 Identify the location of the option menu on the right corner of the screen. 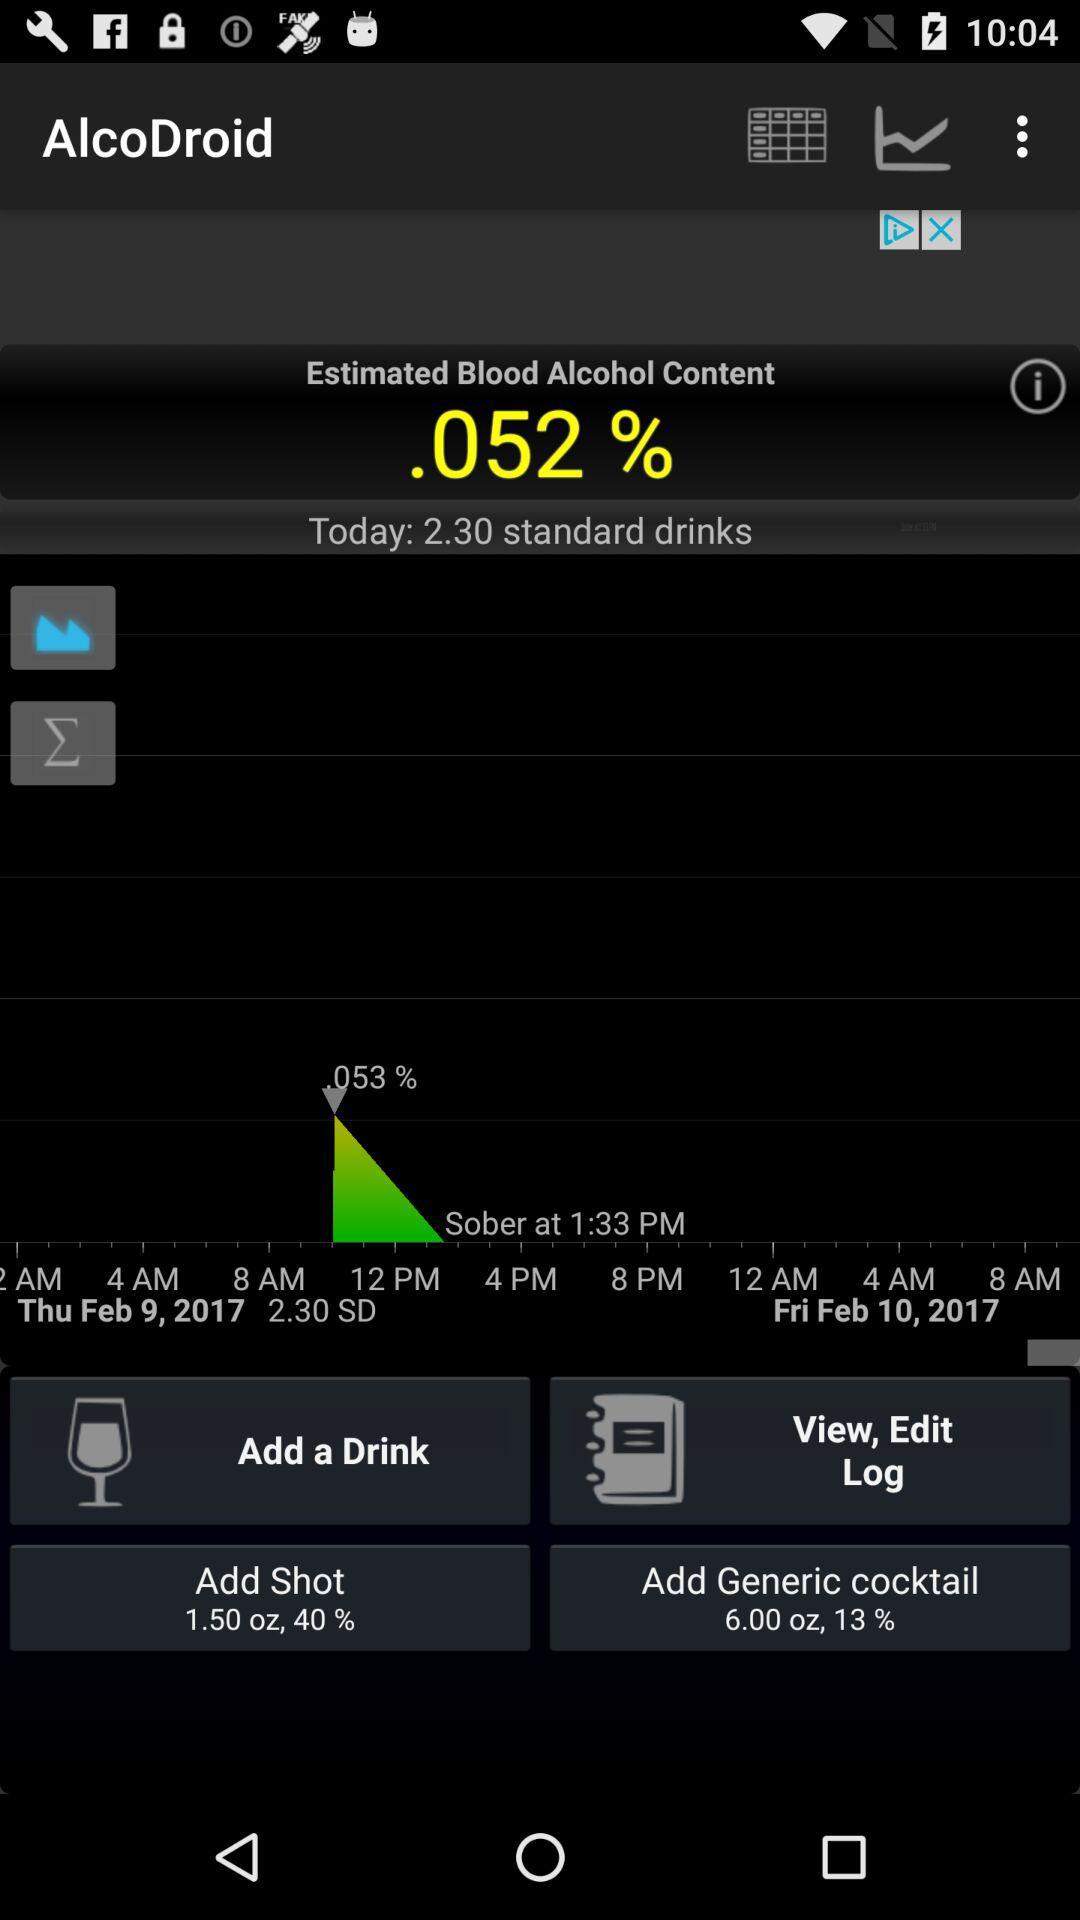
(1027, 136).